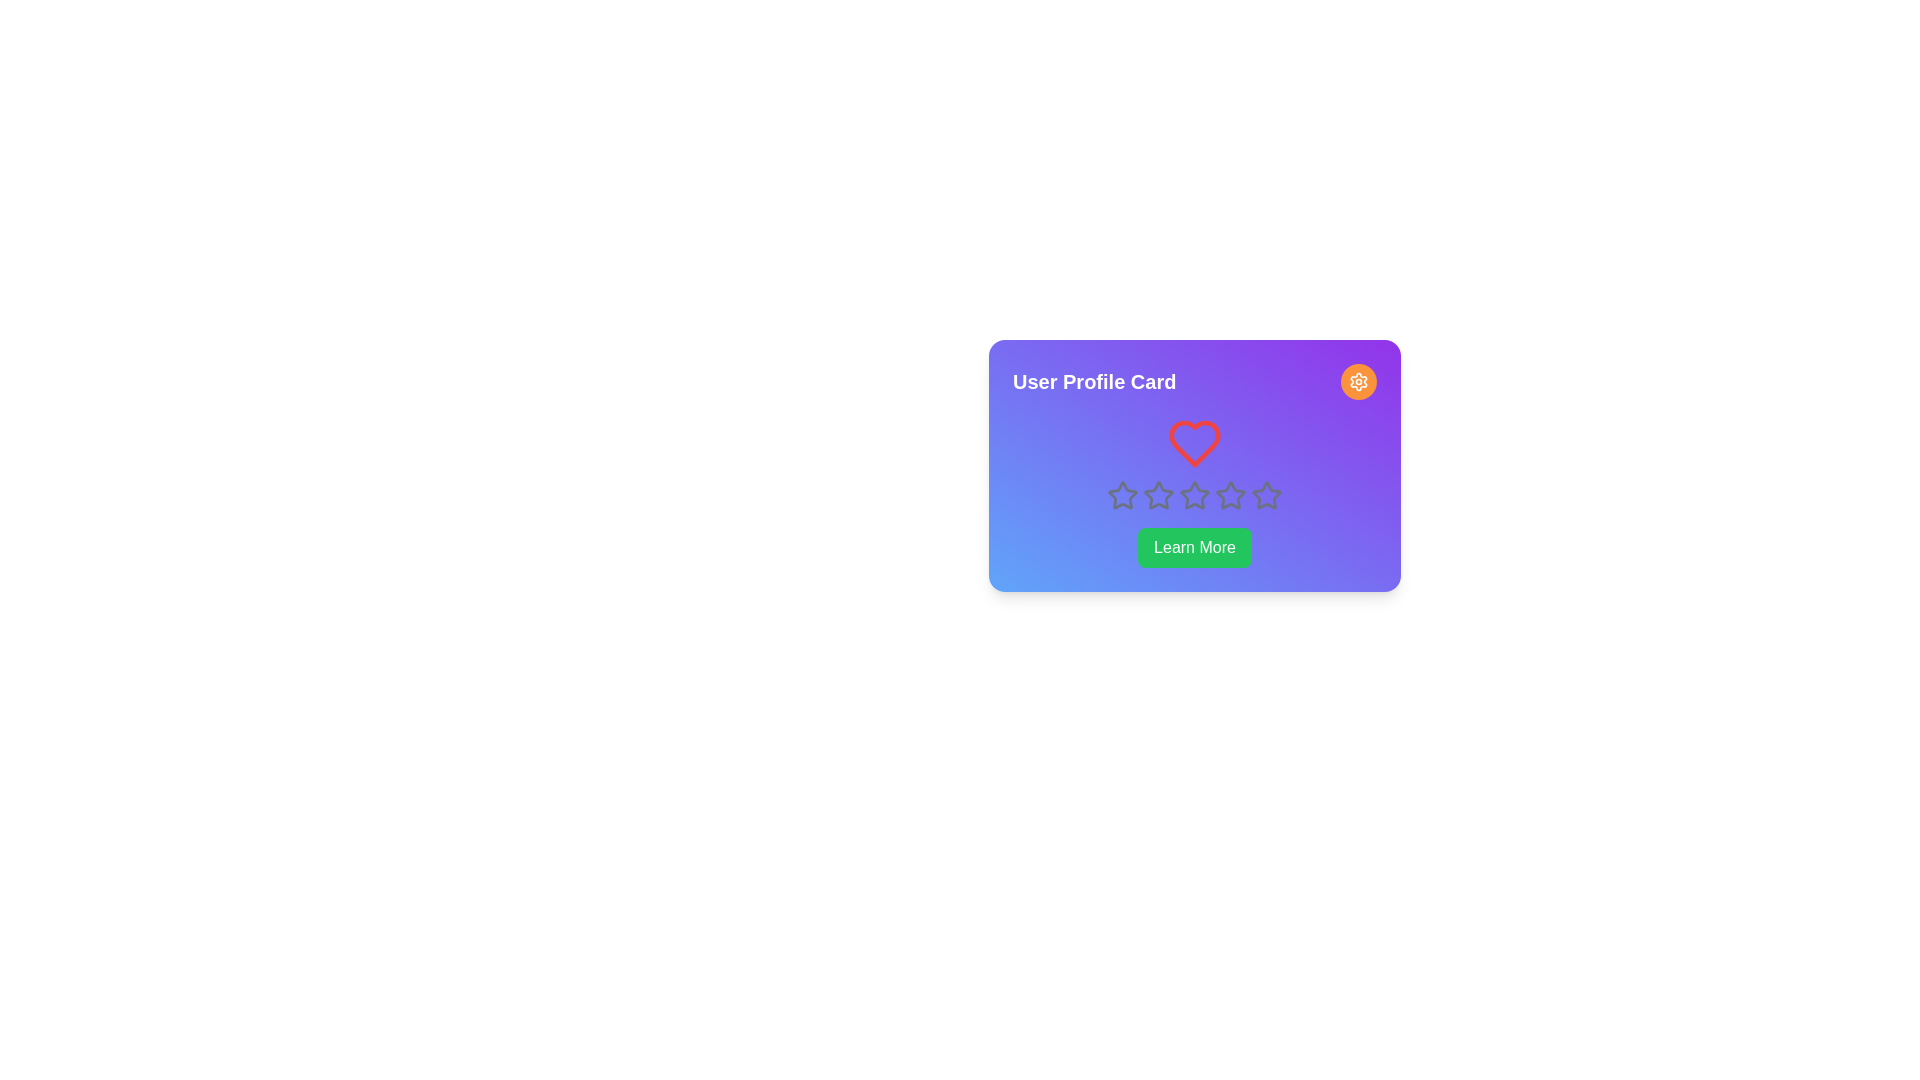 This screenshot has height=1080, width=1920. I want to click on the red heart-shaped icon located, so click(1195, 442).